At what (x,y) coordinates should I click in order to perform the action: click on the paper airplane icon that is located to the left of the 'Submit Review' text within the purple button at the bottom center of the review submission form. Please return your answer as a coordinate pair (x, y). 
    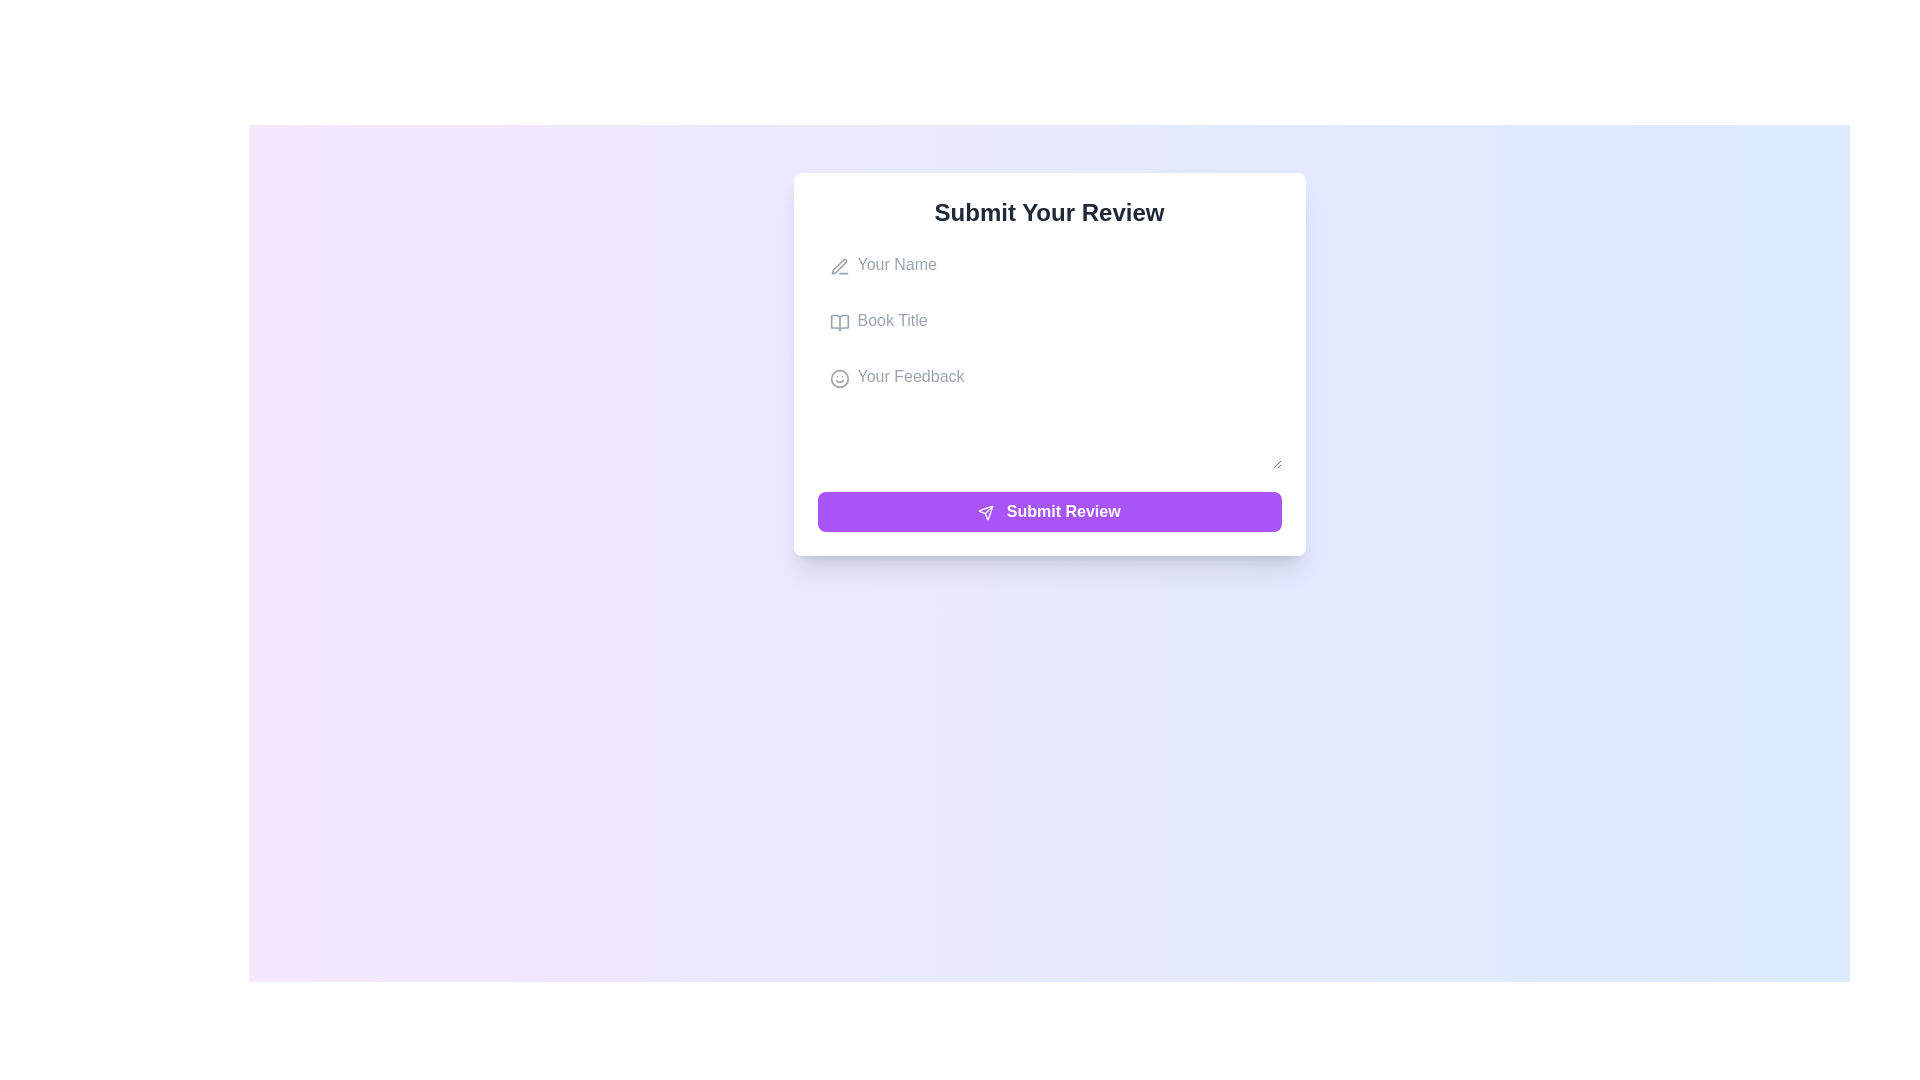
    Looking at the image, I should click on (986, 511).